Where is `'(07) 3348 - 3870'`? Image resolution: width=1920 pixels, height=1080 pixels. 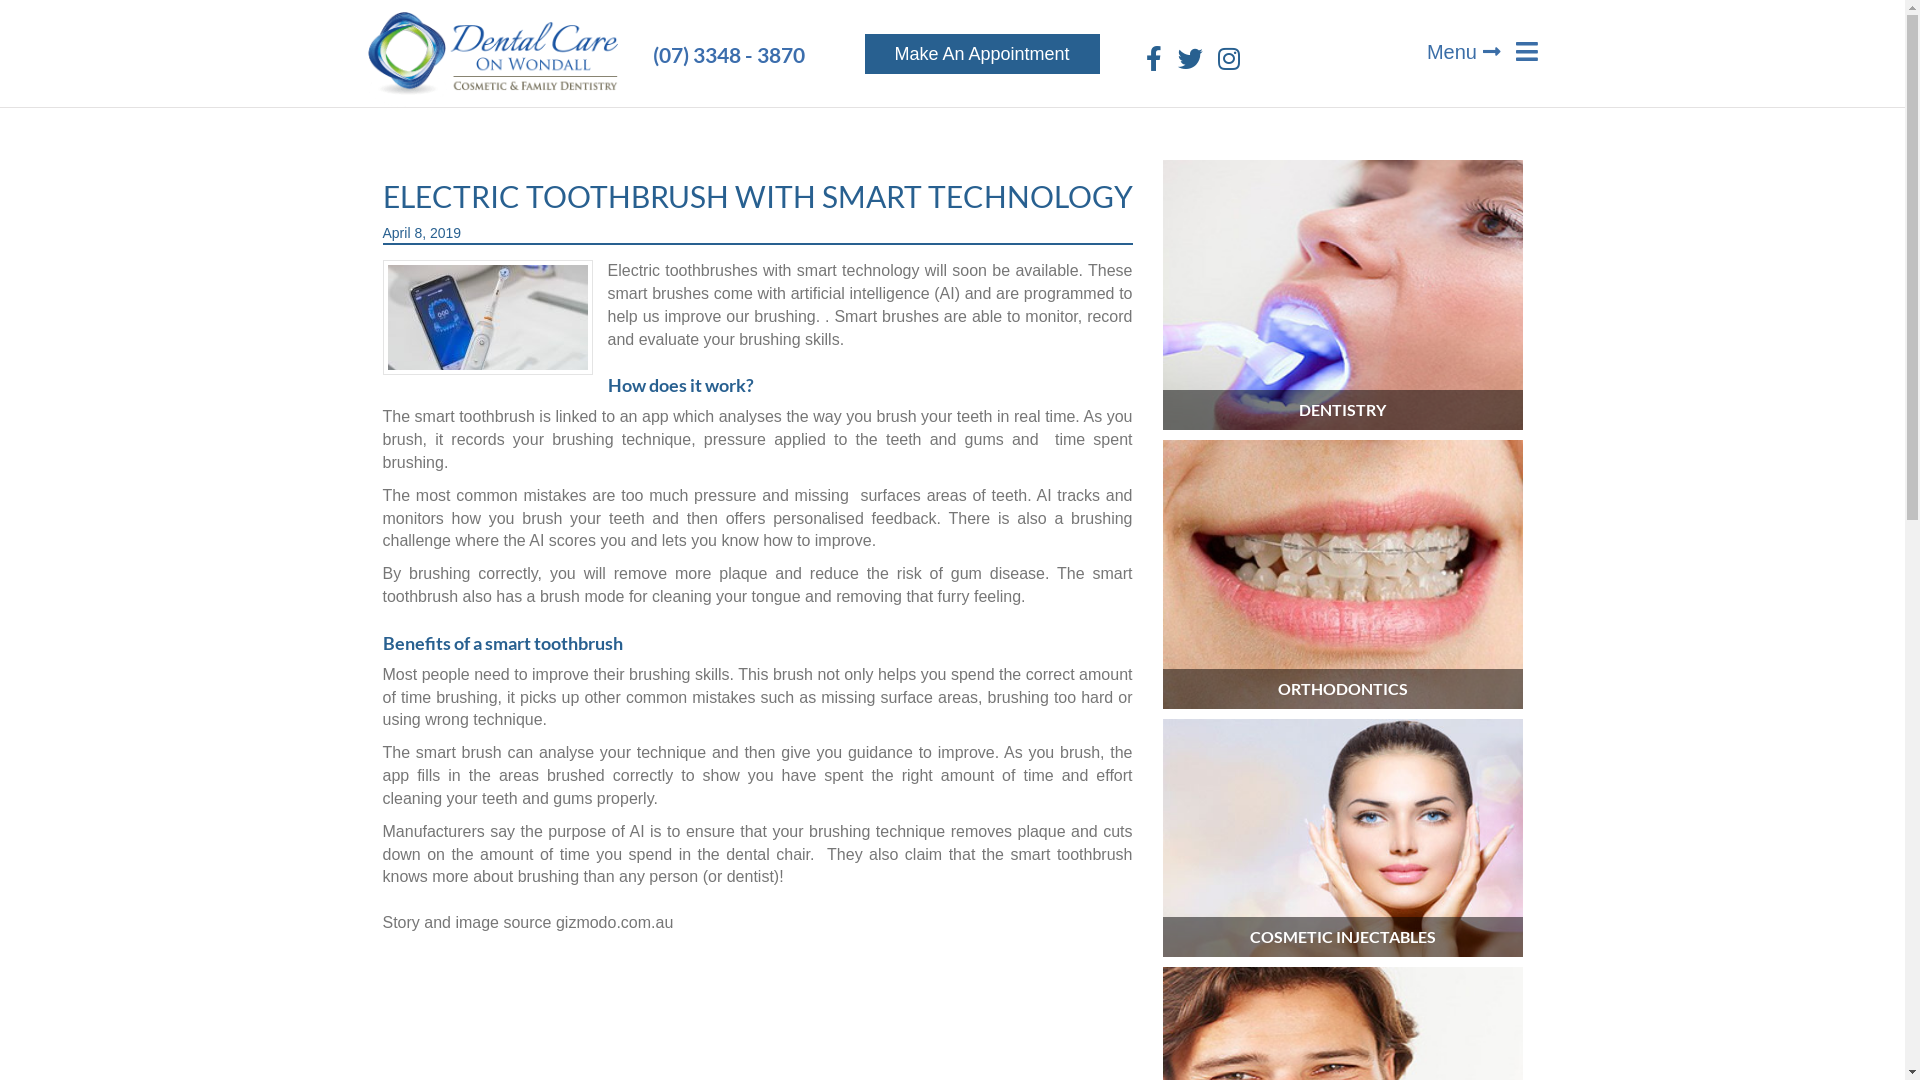
'(07) 3348 - 3870' is located at coordinates (727, 53).